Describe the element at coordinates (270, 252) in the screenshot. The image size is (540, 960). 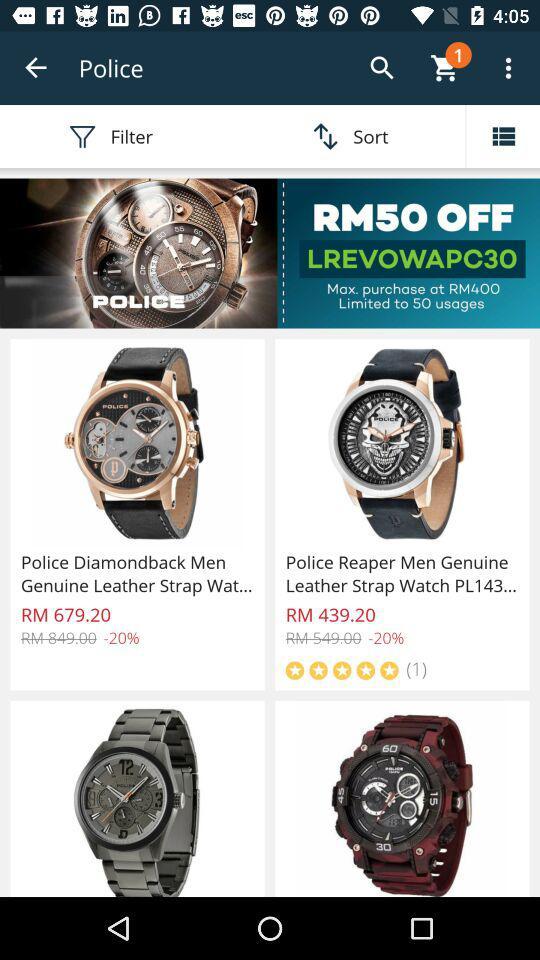
I see `advert connected to what you are viewing` at that location.